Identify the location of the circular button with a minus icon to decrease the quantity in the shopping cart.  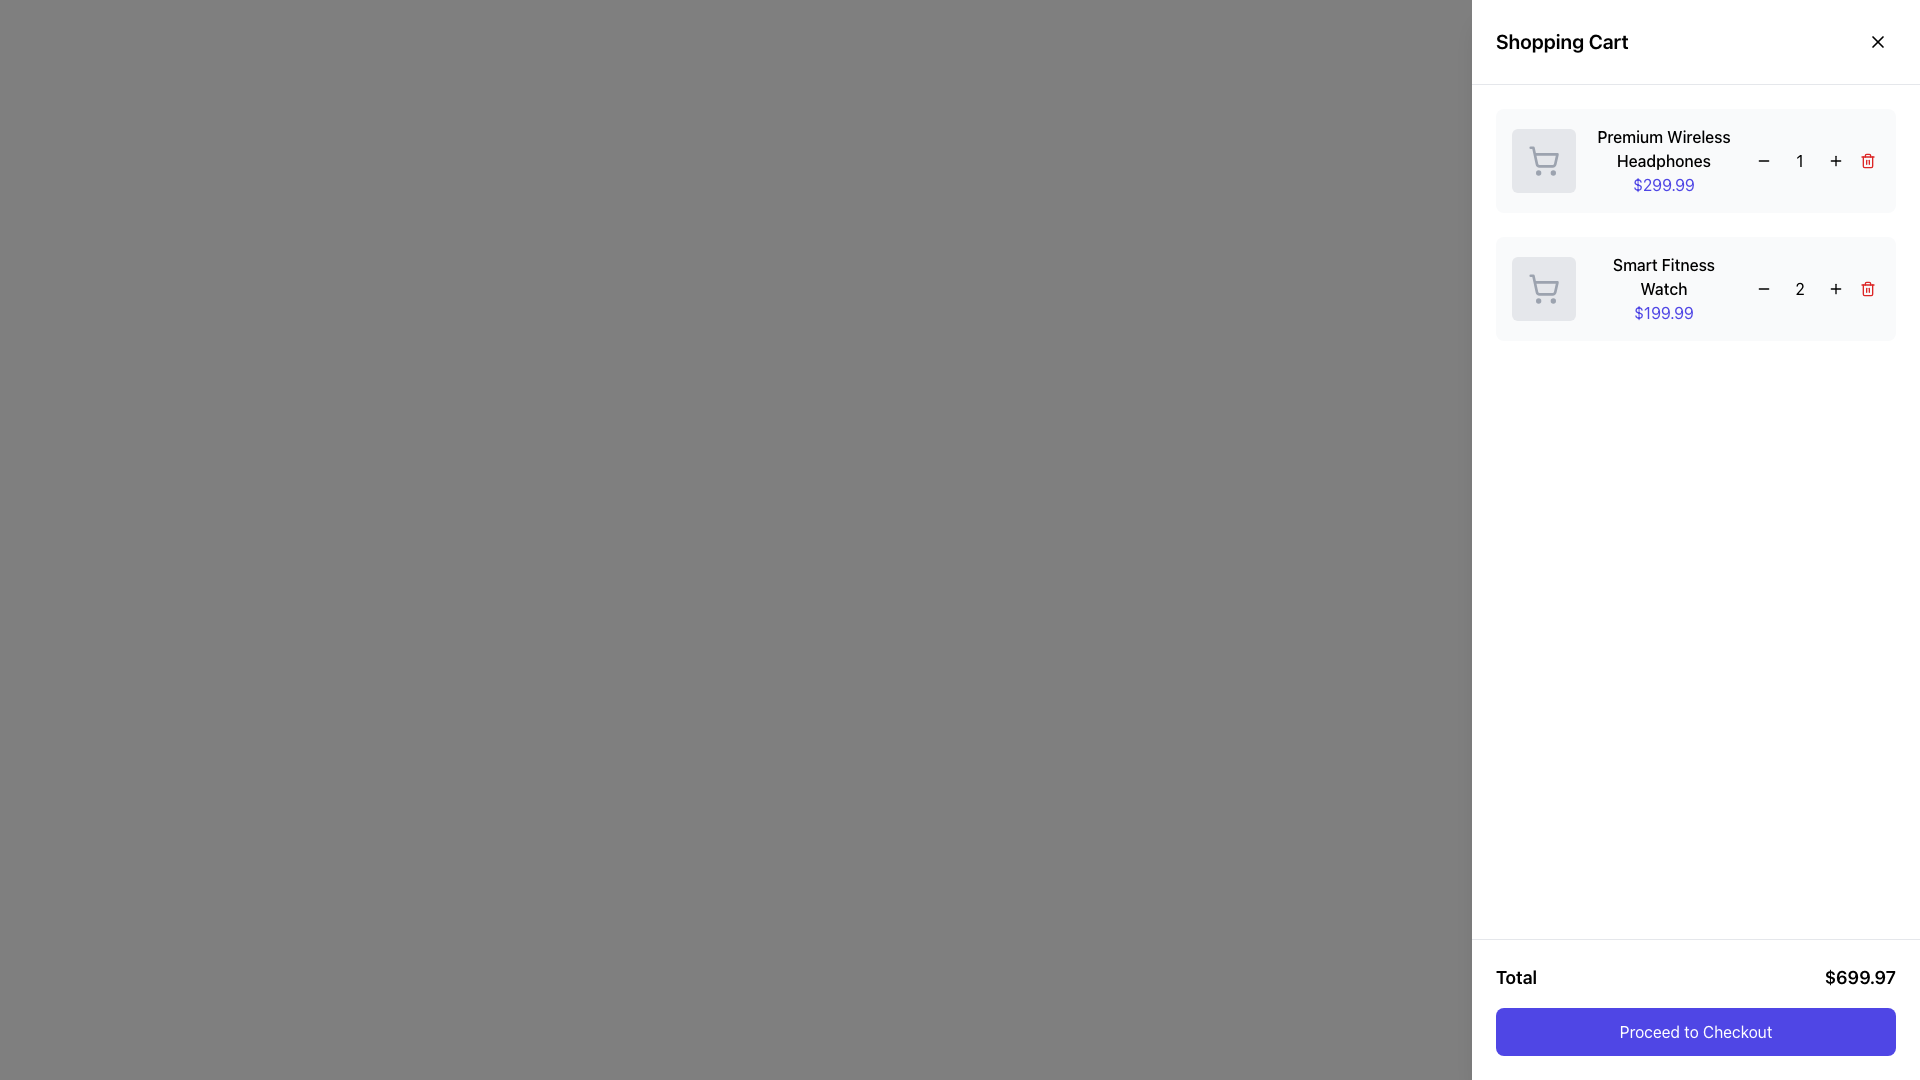
(1763, 160).